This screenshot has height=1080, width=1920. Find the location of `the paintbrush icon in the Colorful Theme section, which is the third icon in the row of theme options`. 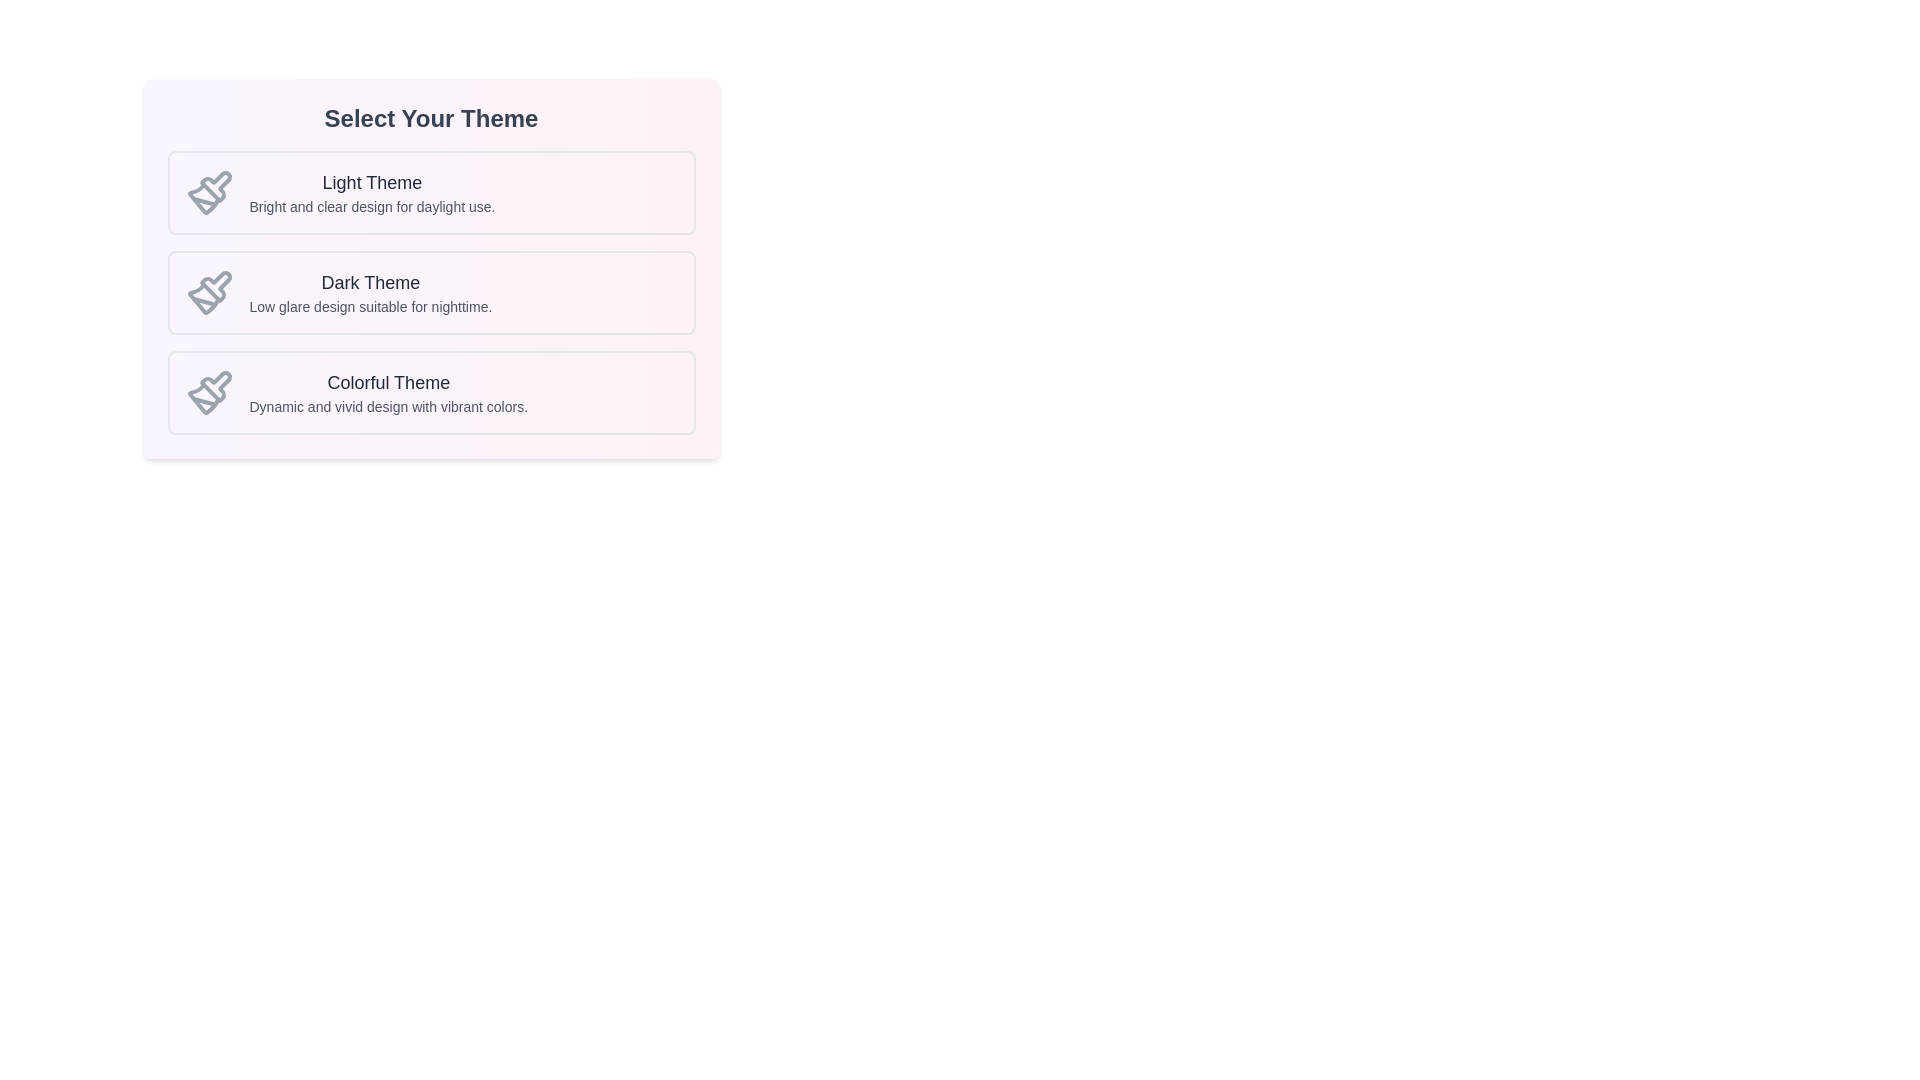

the paintbrush icon in the Colorful Theme section, which is the third icon in the row of theme options is located at coordinates (203, 398).